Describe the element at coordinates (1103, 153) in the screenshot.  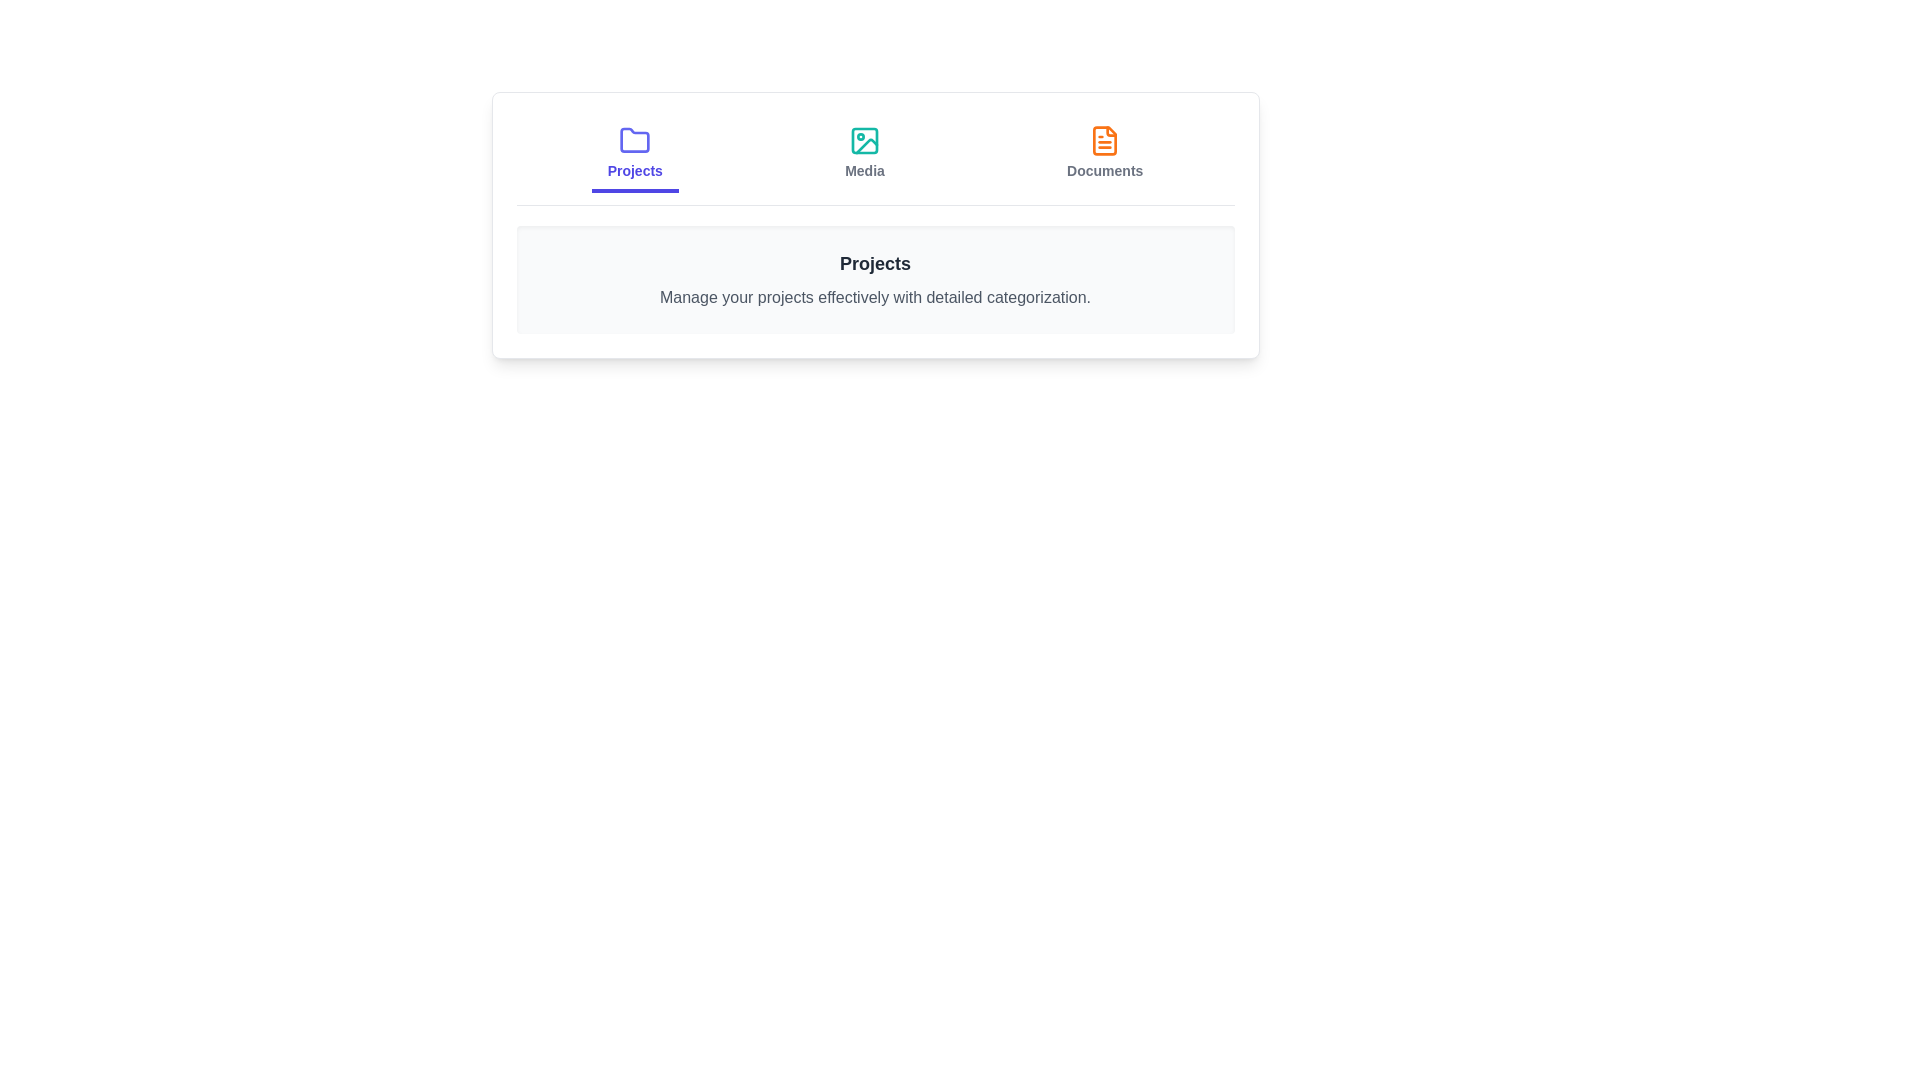
I see `the Documents tab by clicking on it` at that location.